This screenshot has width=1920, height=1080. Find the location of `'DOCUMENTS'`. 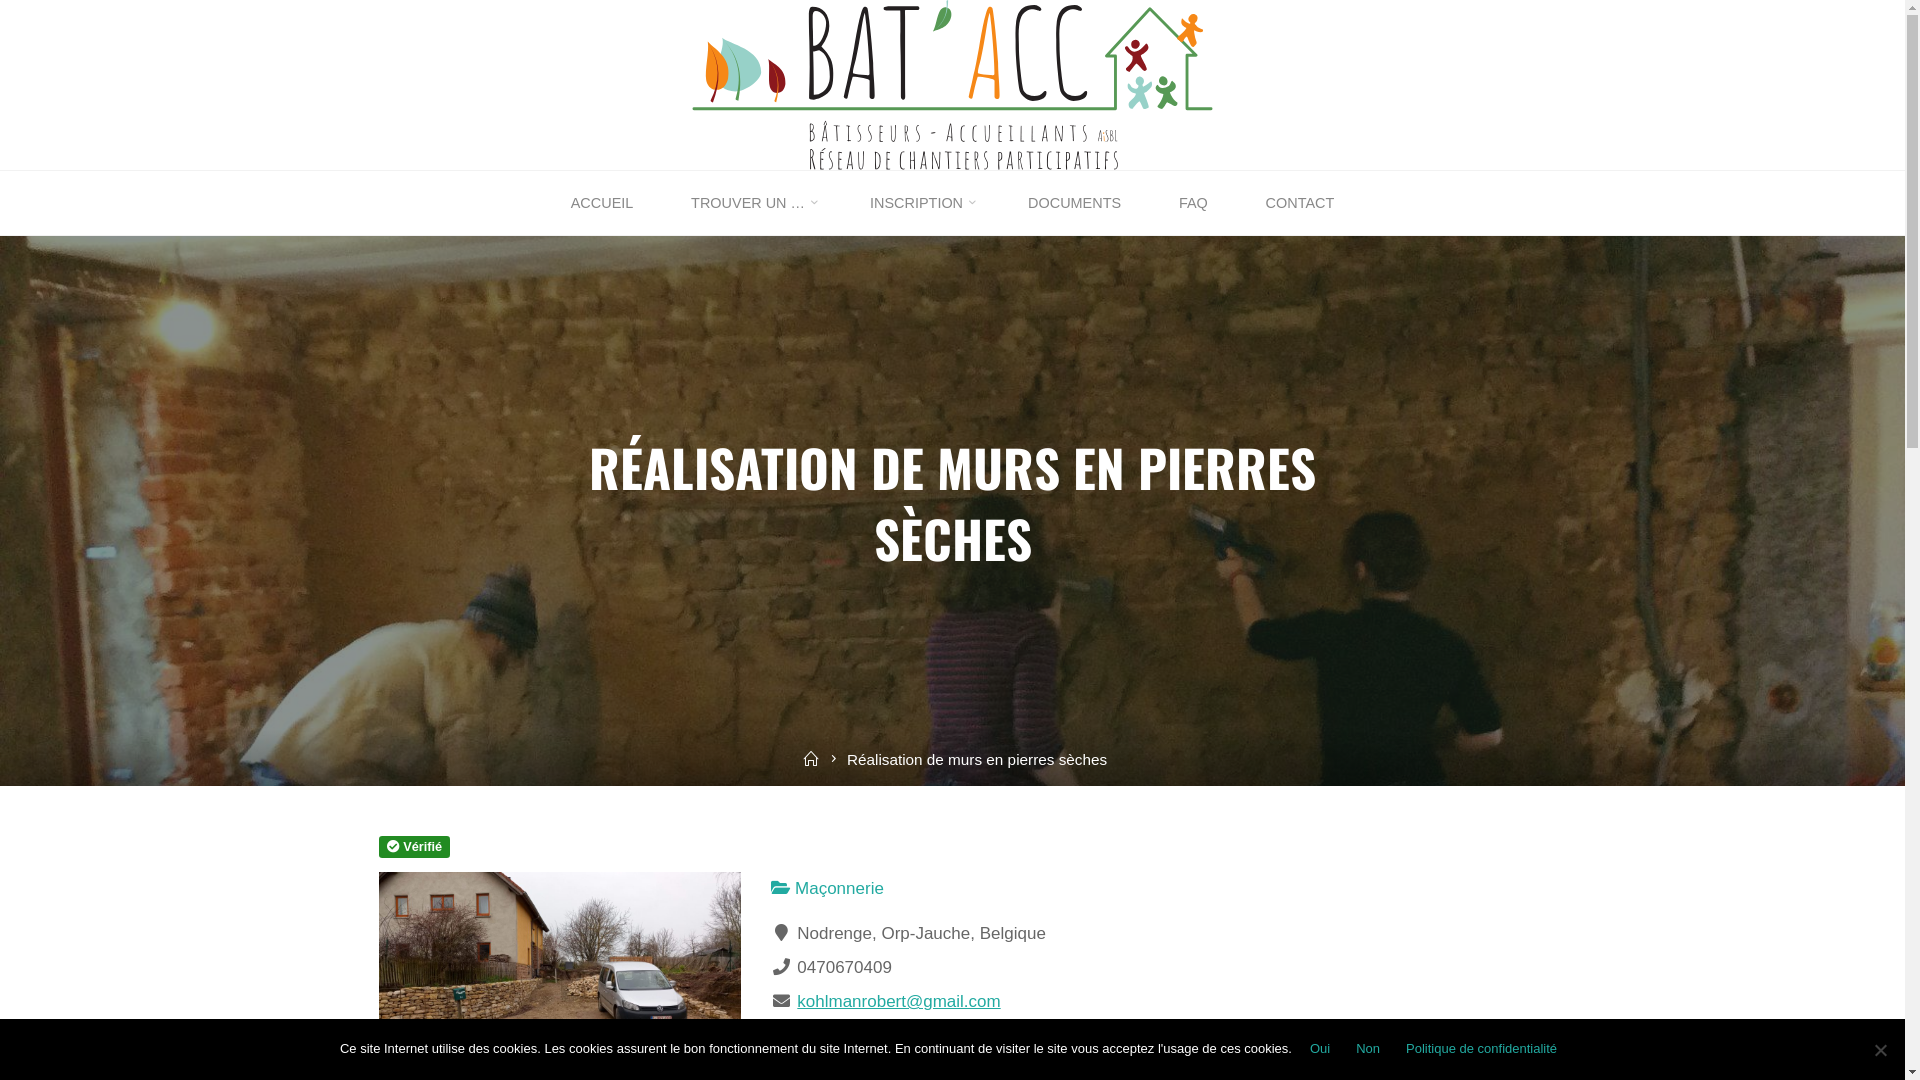

'DOCUMENTS' is located at coordinates (1073, 203).